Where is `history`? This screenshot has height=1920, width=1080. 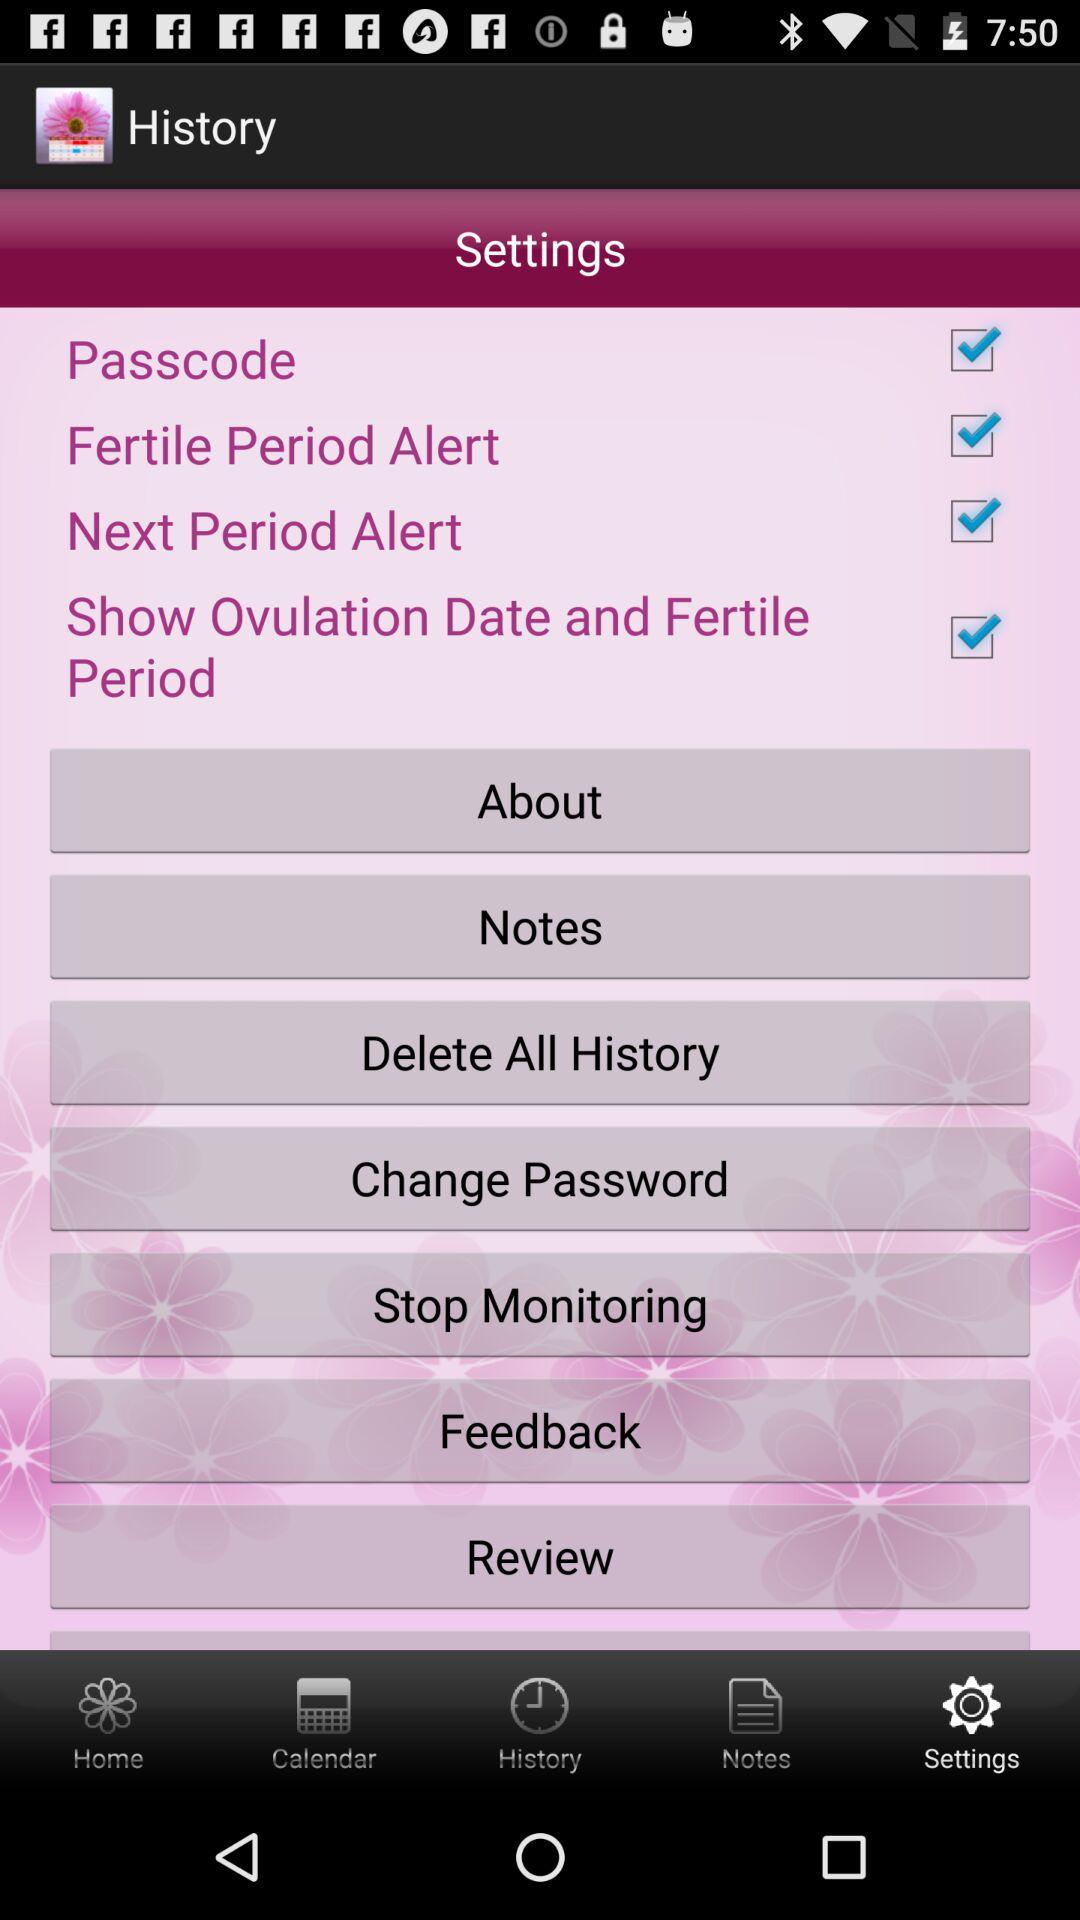
history is located at coordinates (540, 1721).